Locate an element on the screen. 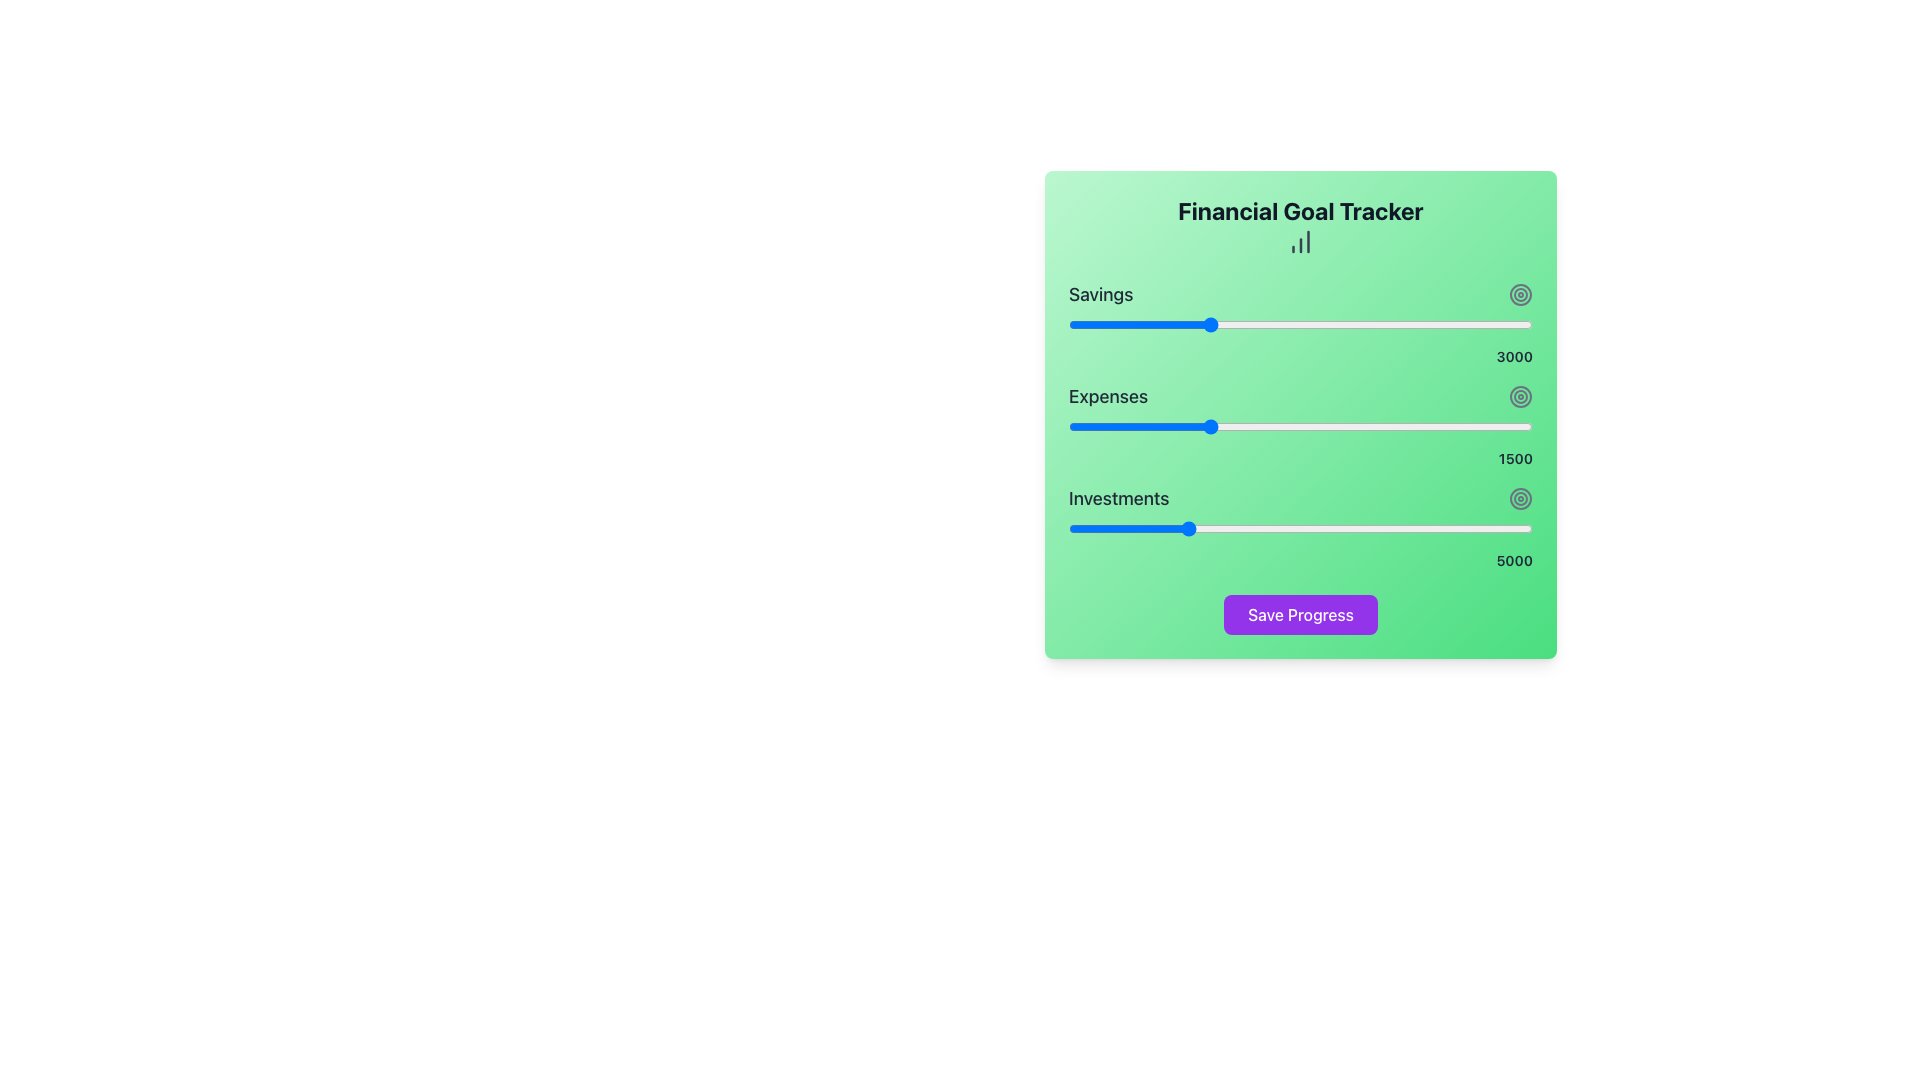 The width and height of the screenshot is (1920, 1080). the expenses slider is located at coordinates (1308, 426).